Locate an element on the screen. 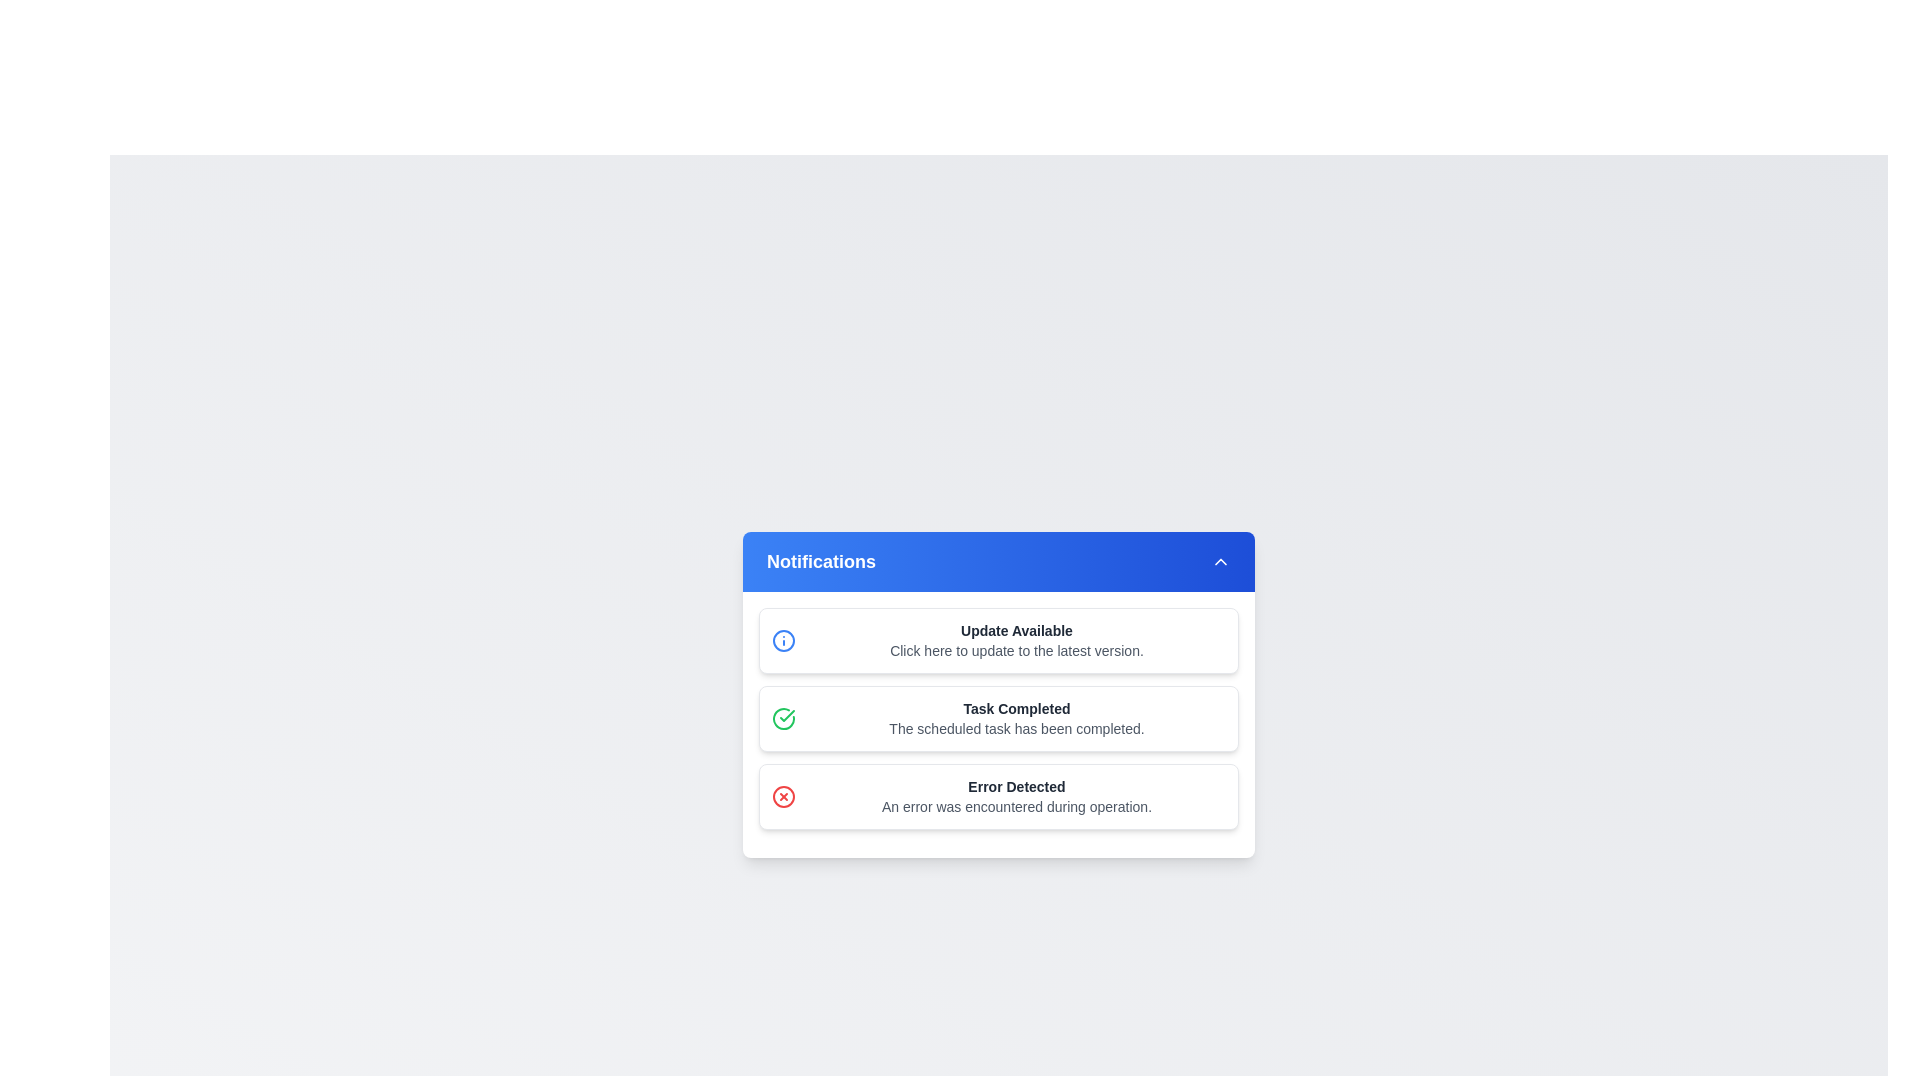 This screenshot has height=1080, width=1920. the error status icon located in the notification card that reads 'Error Detected - An error was encountered during operation.' This icon is positioned to the left of the text section, aligned with the top line of the label is located at coordinates (782, 796).